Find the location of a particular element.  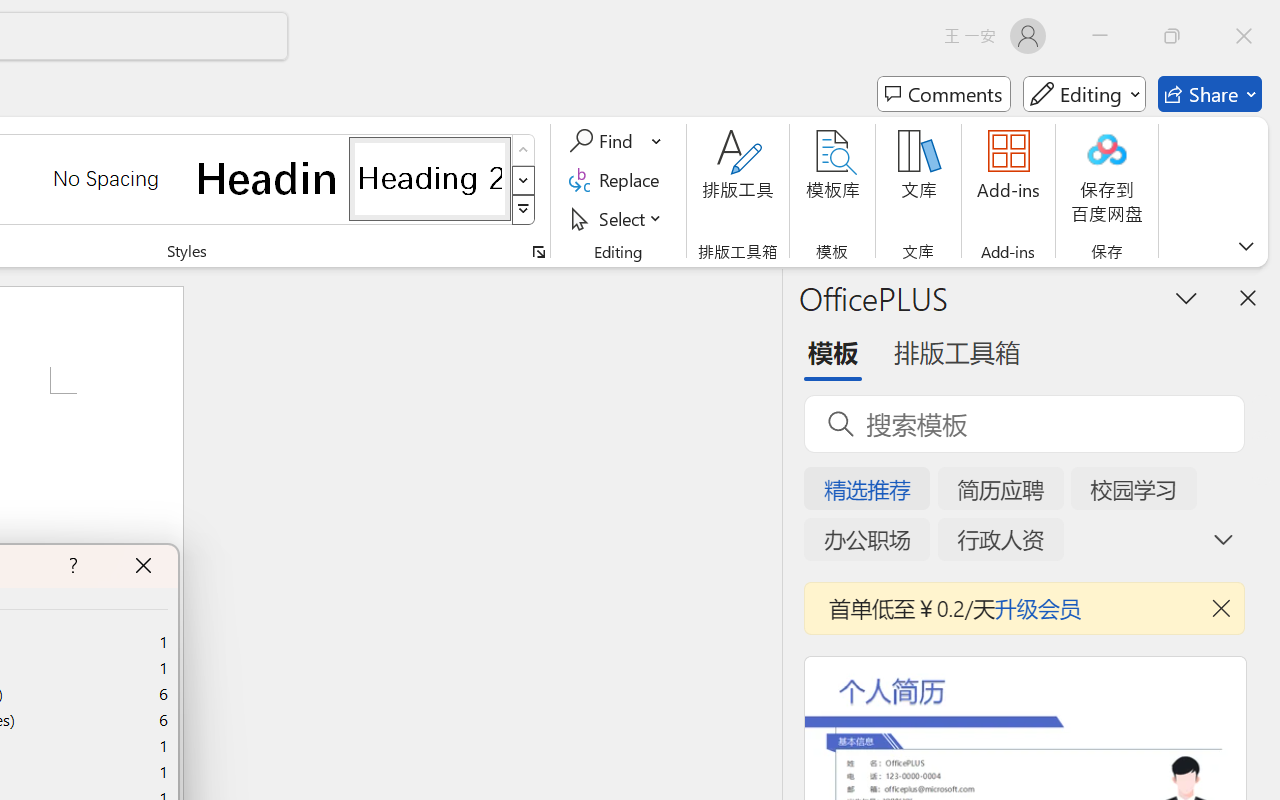

'Select' is located at coordinates (617, 218).